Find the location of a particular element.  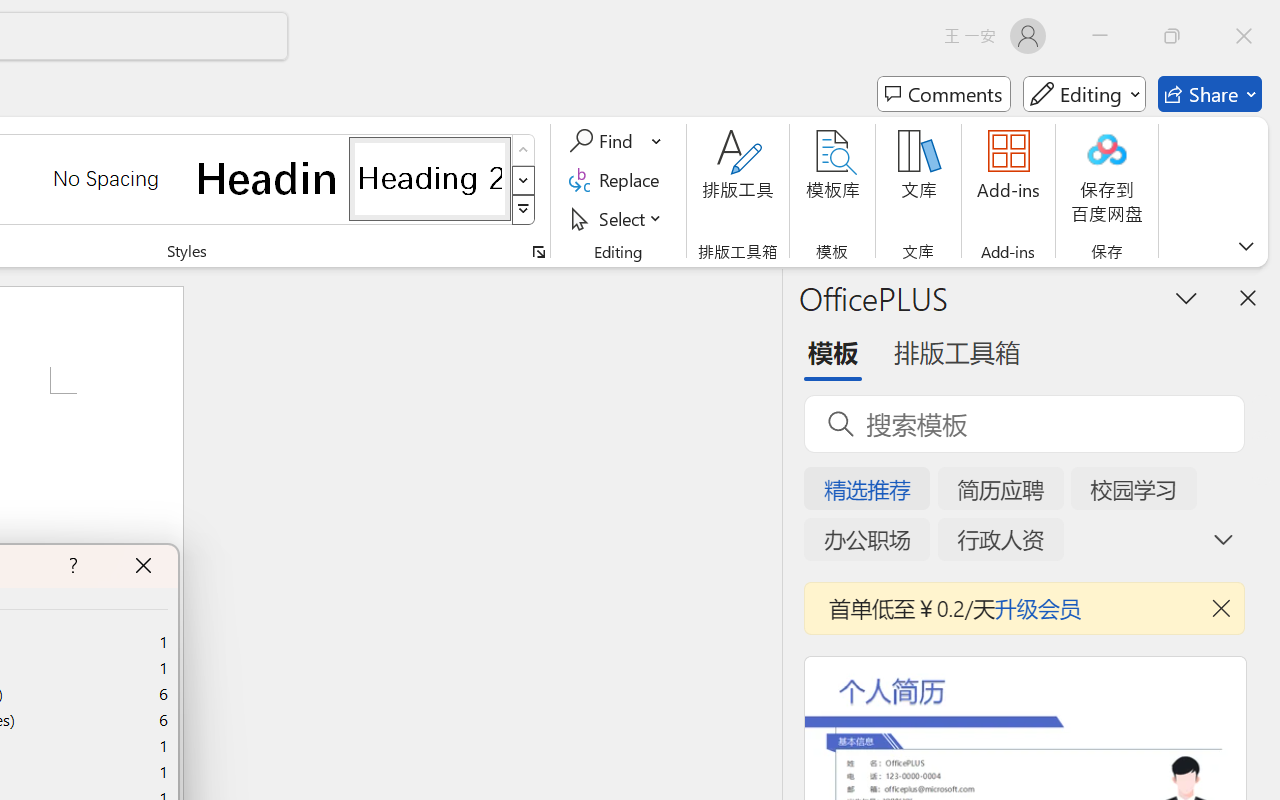

'Select' is located at coordinates (617, 218).